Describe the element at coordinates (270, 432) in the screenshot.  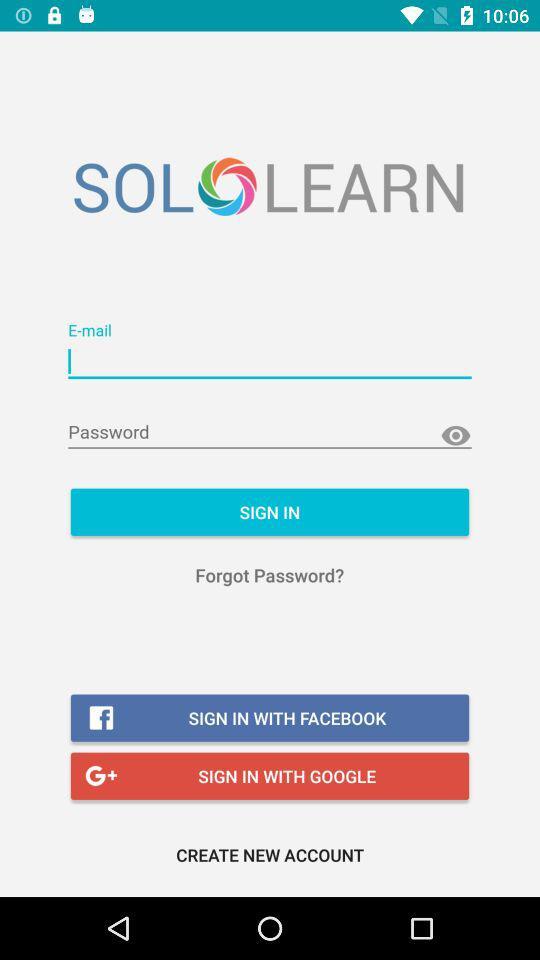
I see `entry password` at that location.